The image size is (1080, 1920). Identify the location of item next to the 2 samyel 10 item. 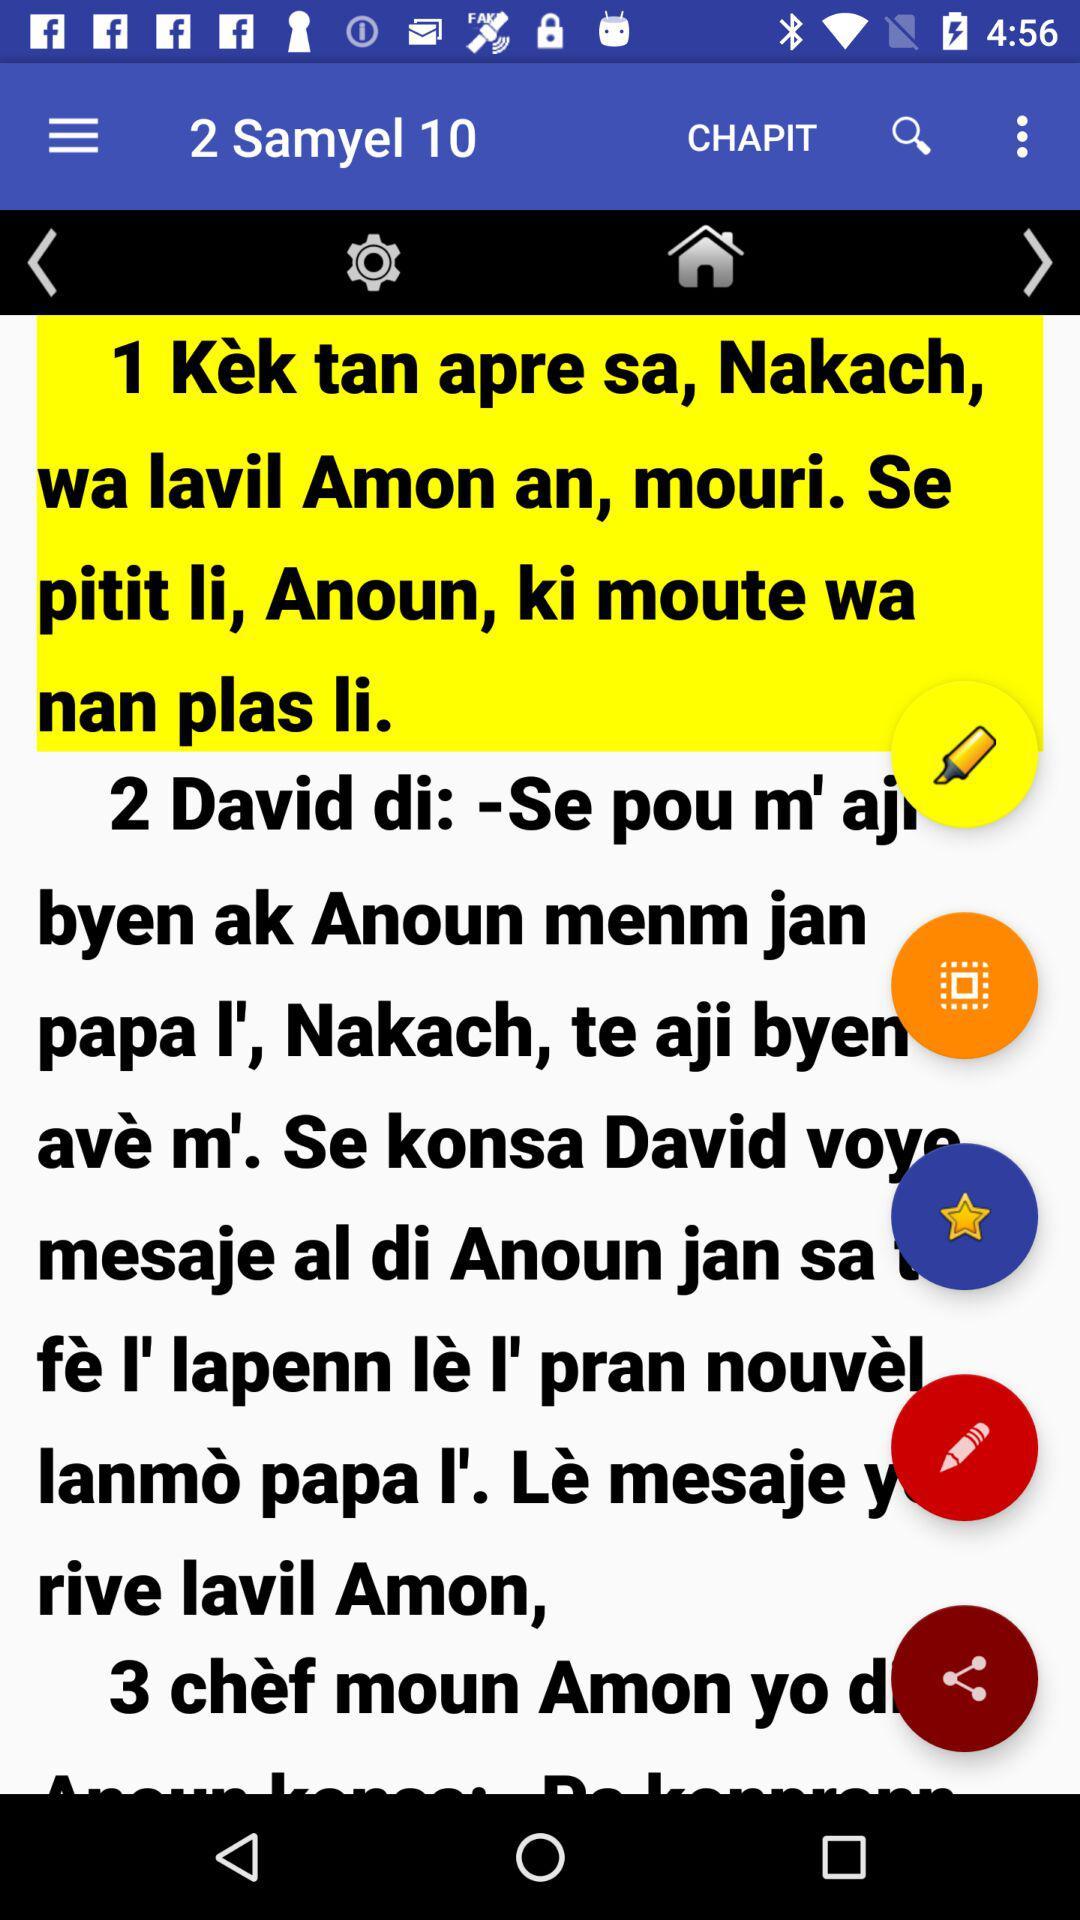
(752, 135).